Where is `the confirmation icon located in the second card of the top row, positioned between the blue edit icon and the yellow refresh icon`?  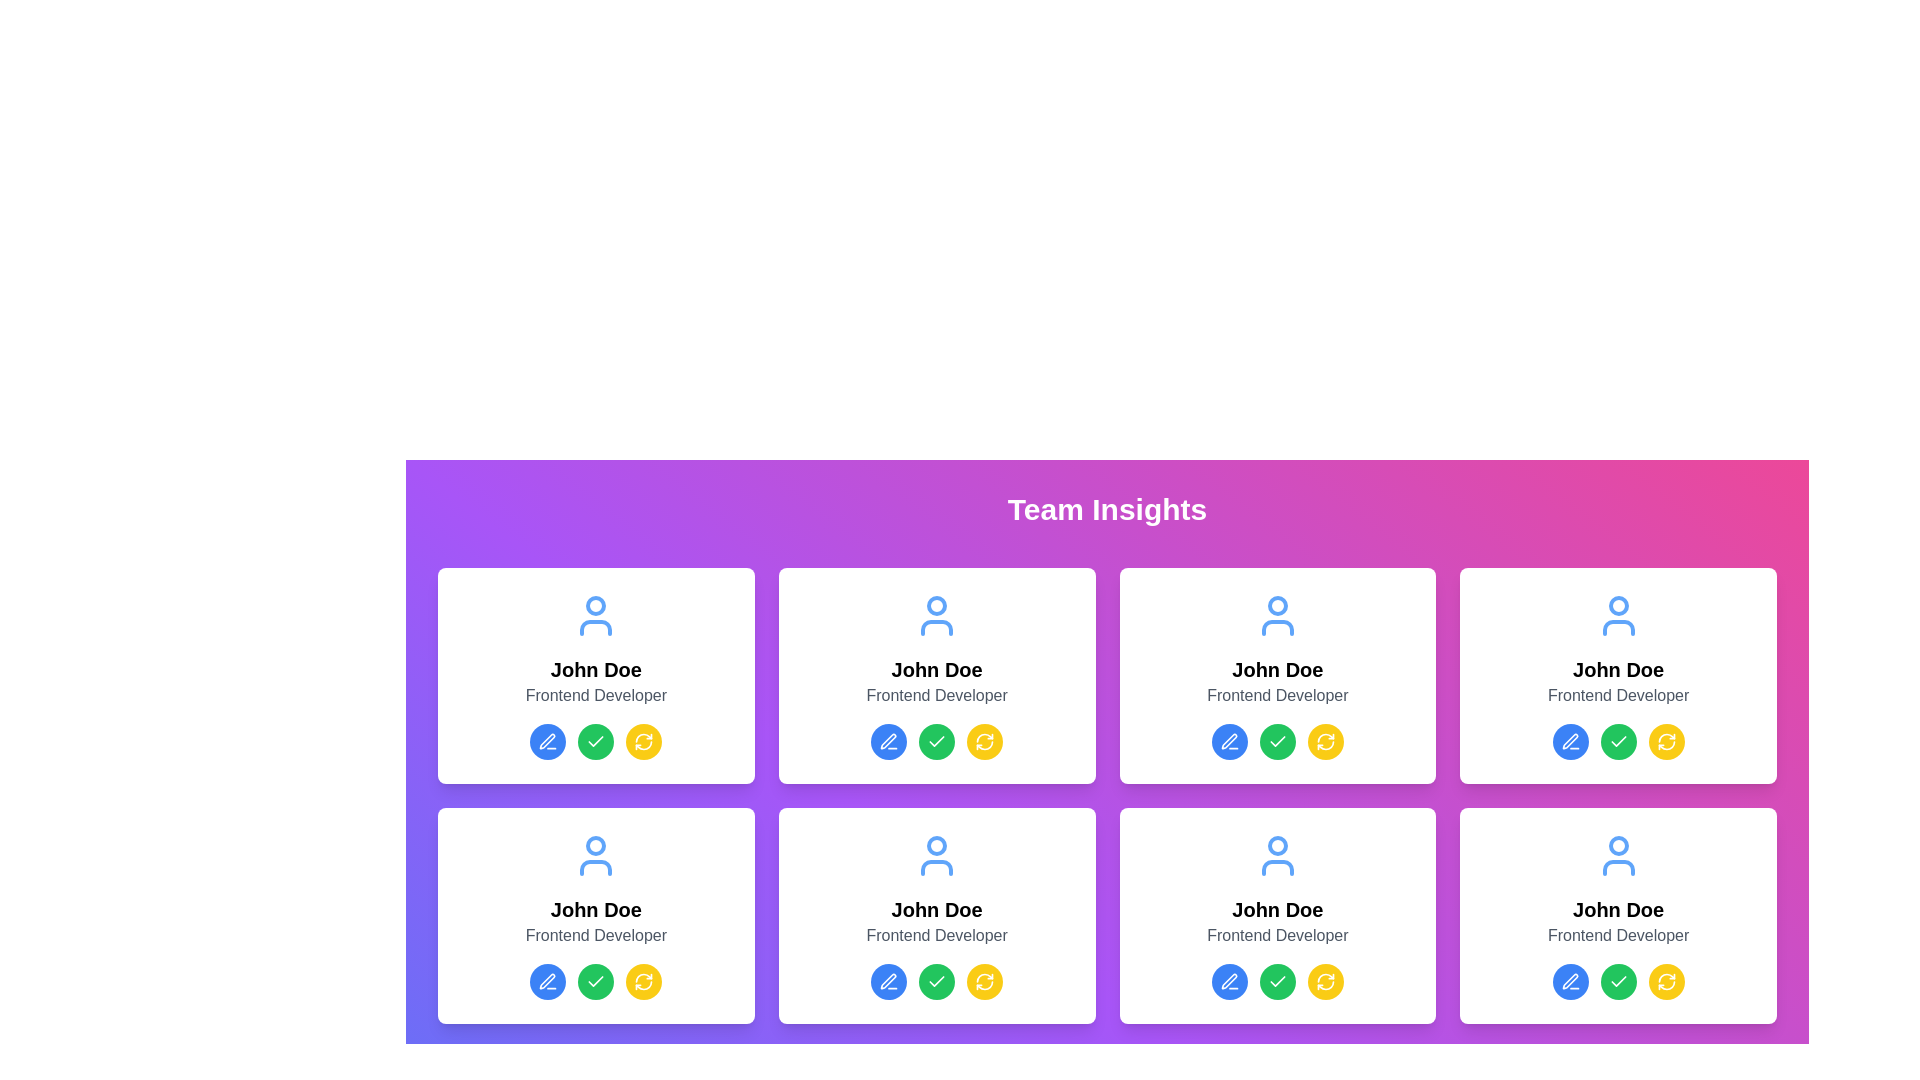 the confirmation icon located in the second card of the top row, positioned between the blue edit icon and the yellow refresh icon is located at coordinates (1276, 741).